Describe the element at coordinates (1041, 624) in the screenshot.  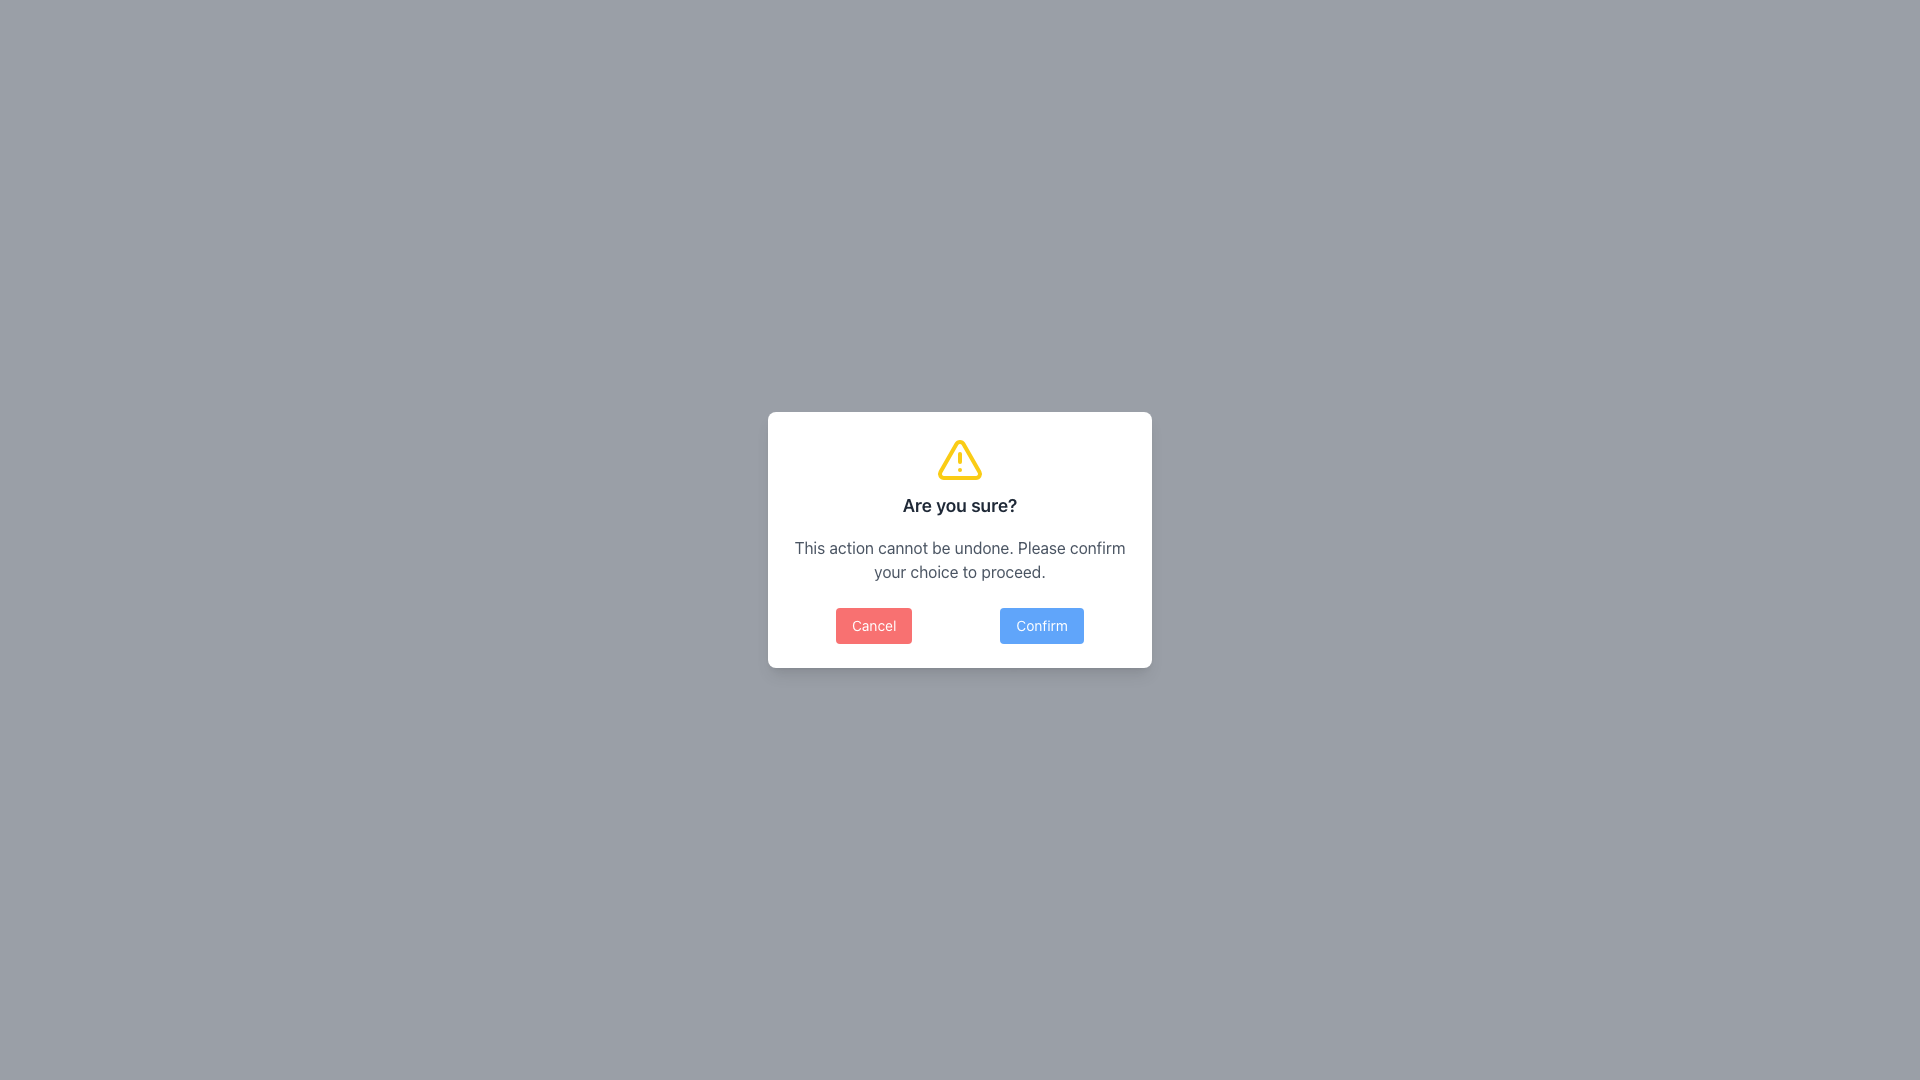
I see `the 'Confirm' button located in the bottom-right section of the modal dialog box` at that location.